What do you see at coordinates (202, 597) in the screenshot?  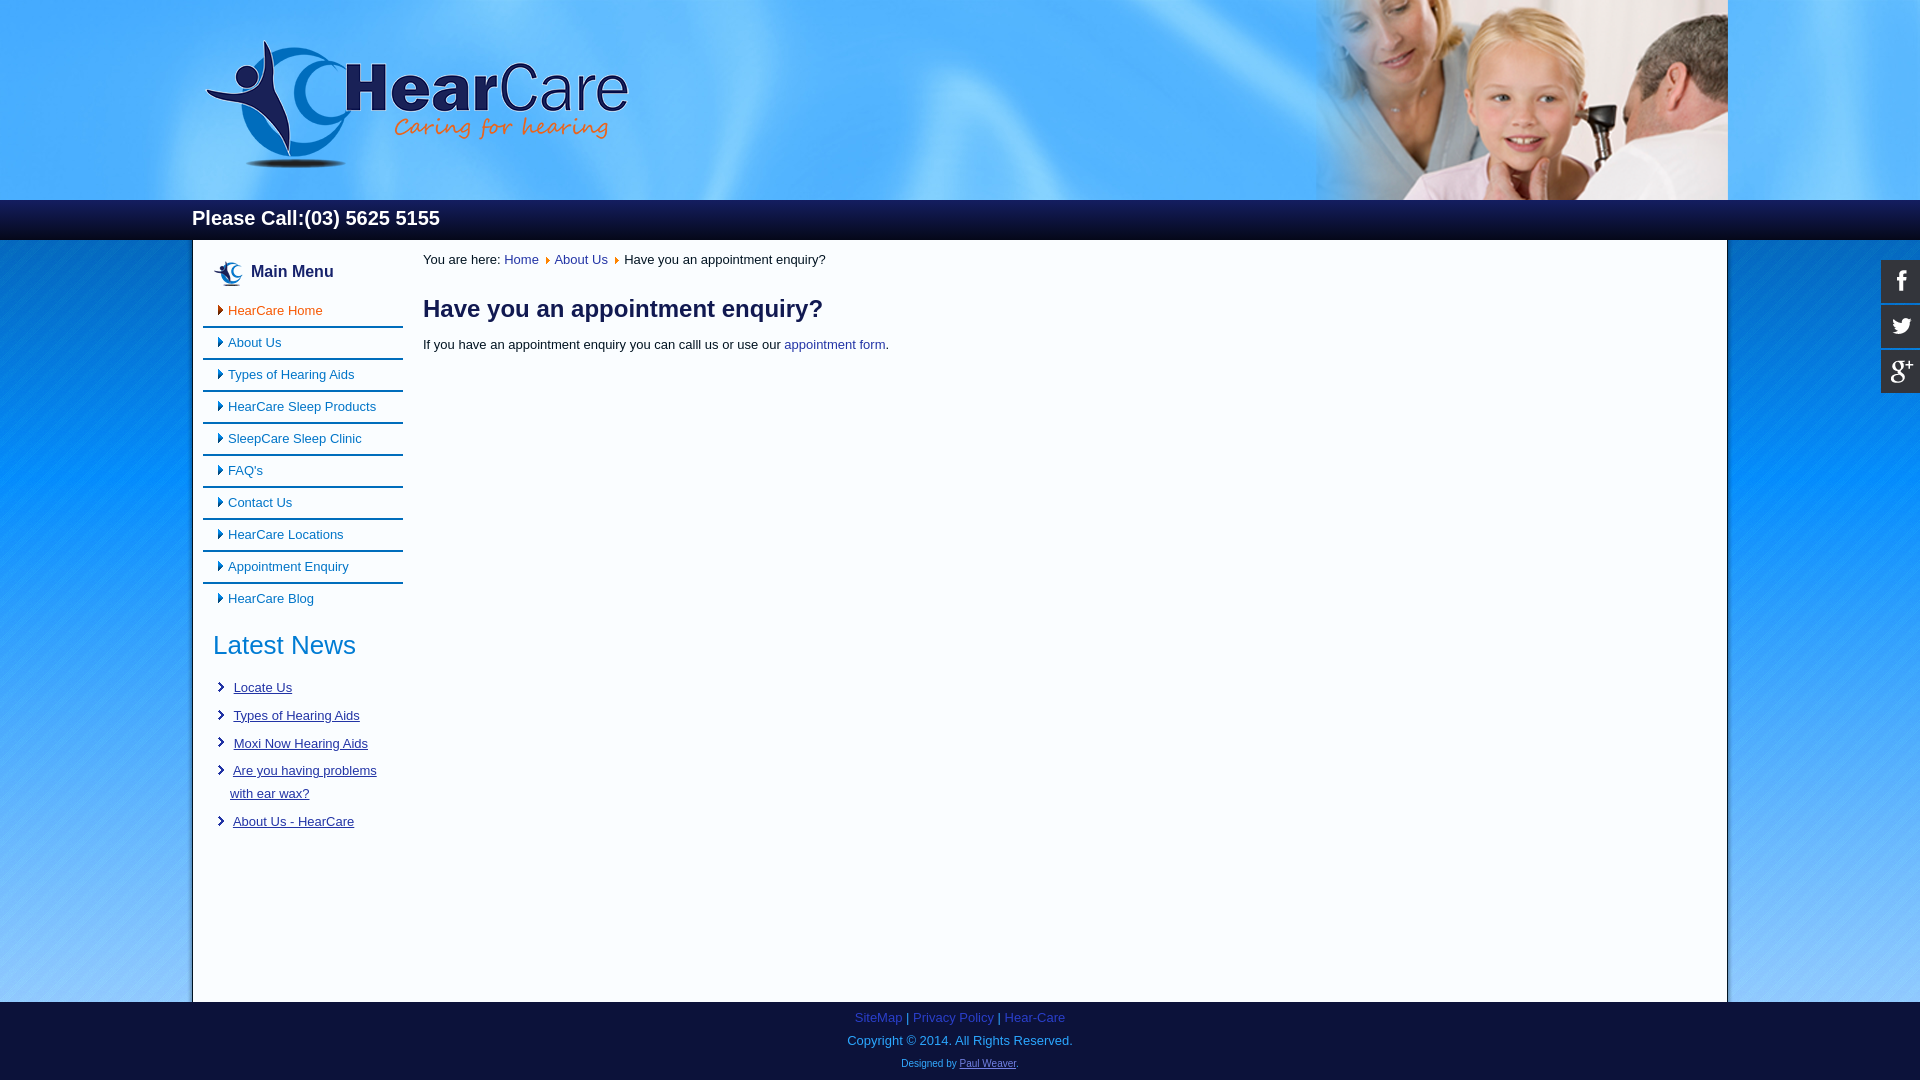 I see `'HearCare Blog'` at bounding box center [202, 597].